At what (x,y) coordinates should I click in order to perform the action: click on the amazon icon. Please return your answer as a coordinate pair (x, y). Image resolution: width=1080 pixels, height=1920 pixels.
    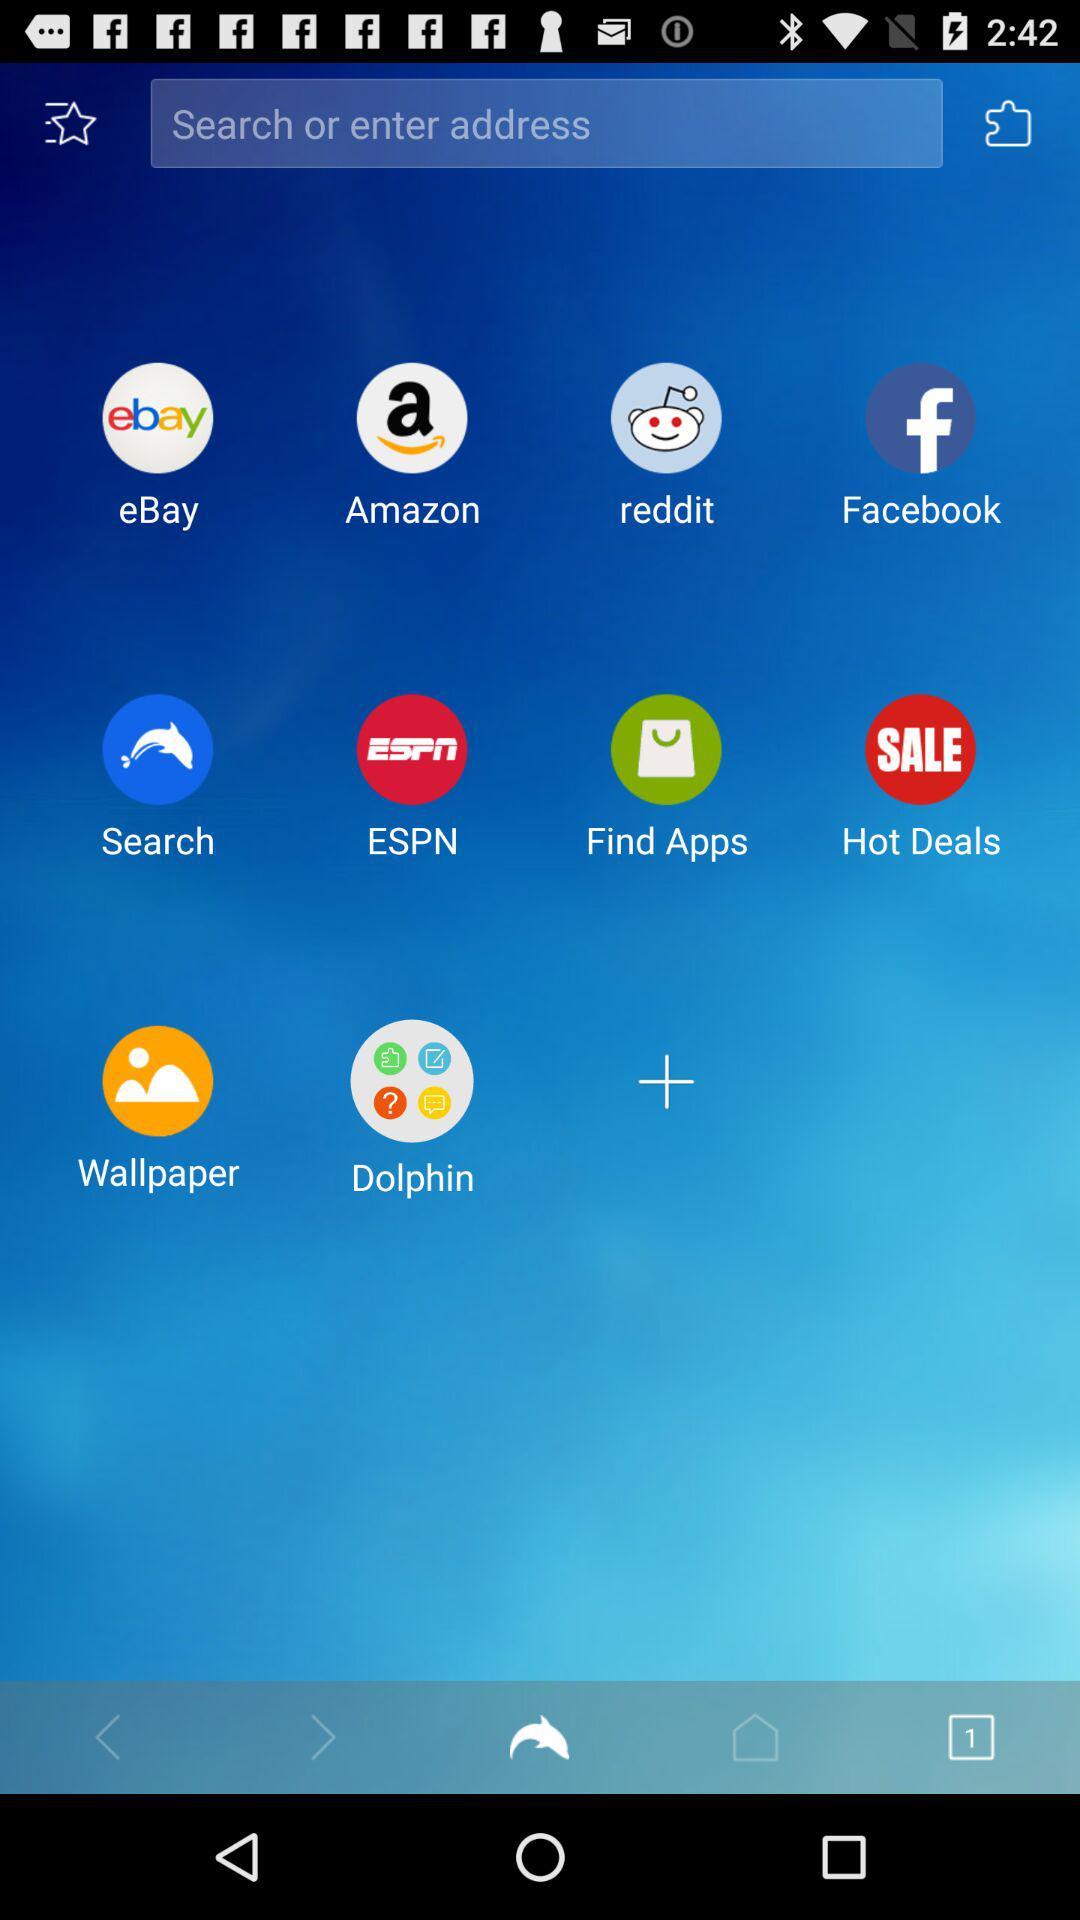
    Looking at the image, I should click on (411, 460).